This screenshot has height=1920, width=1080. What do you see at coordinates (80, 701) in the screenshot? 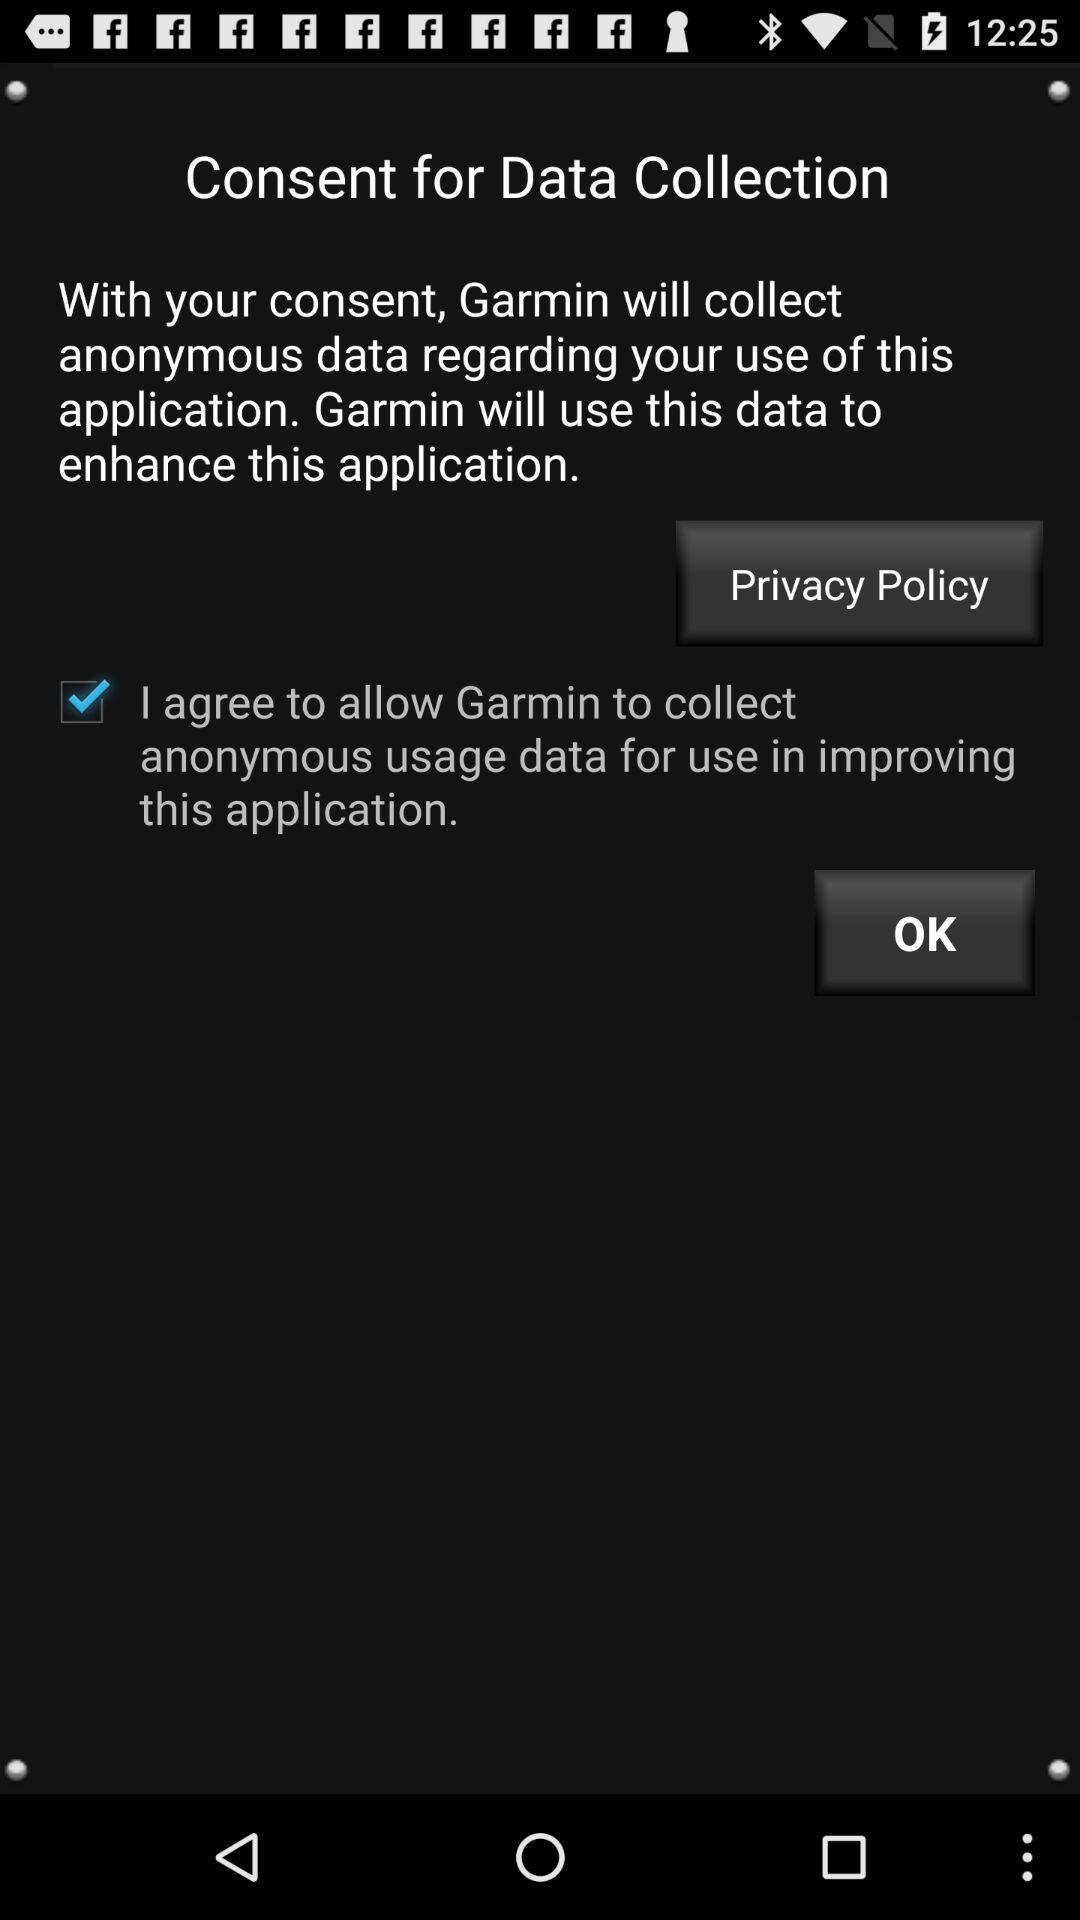
I see `to agree or unselect for no agree` at bounding box center [80, 701].